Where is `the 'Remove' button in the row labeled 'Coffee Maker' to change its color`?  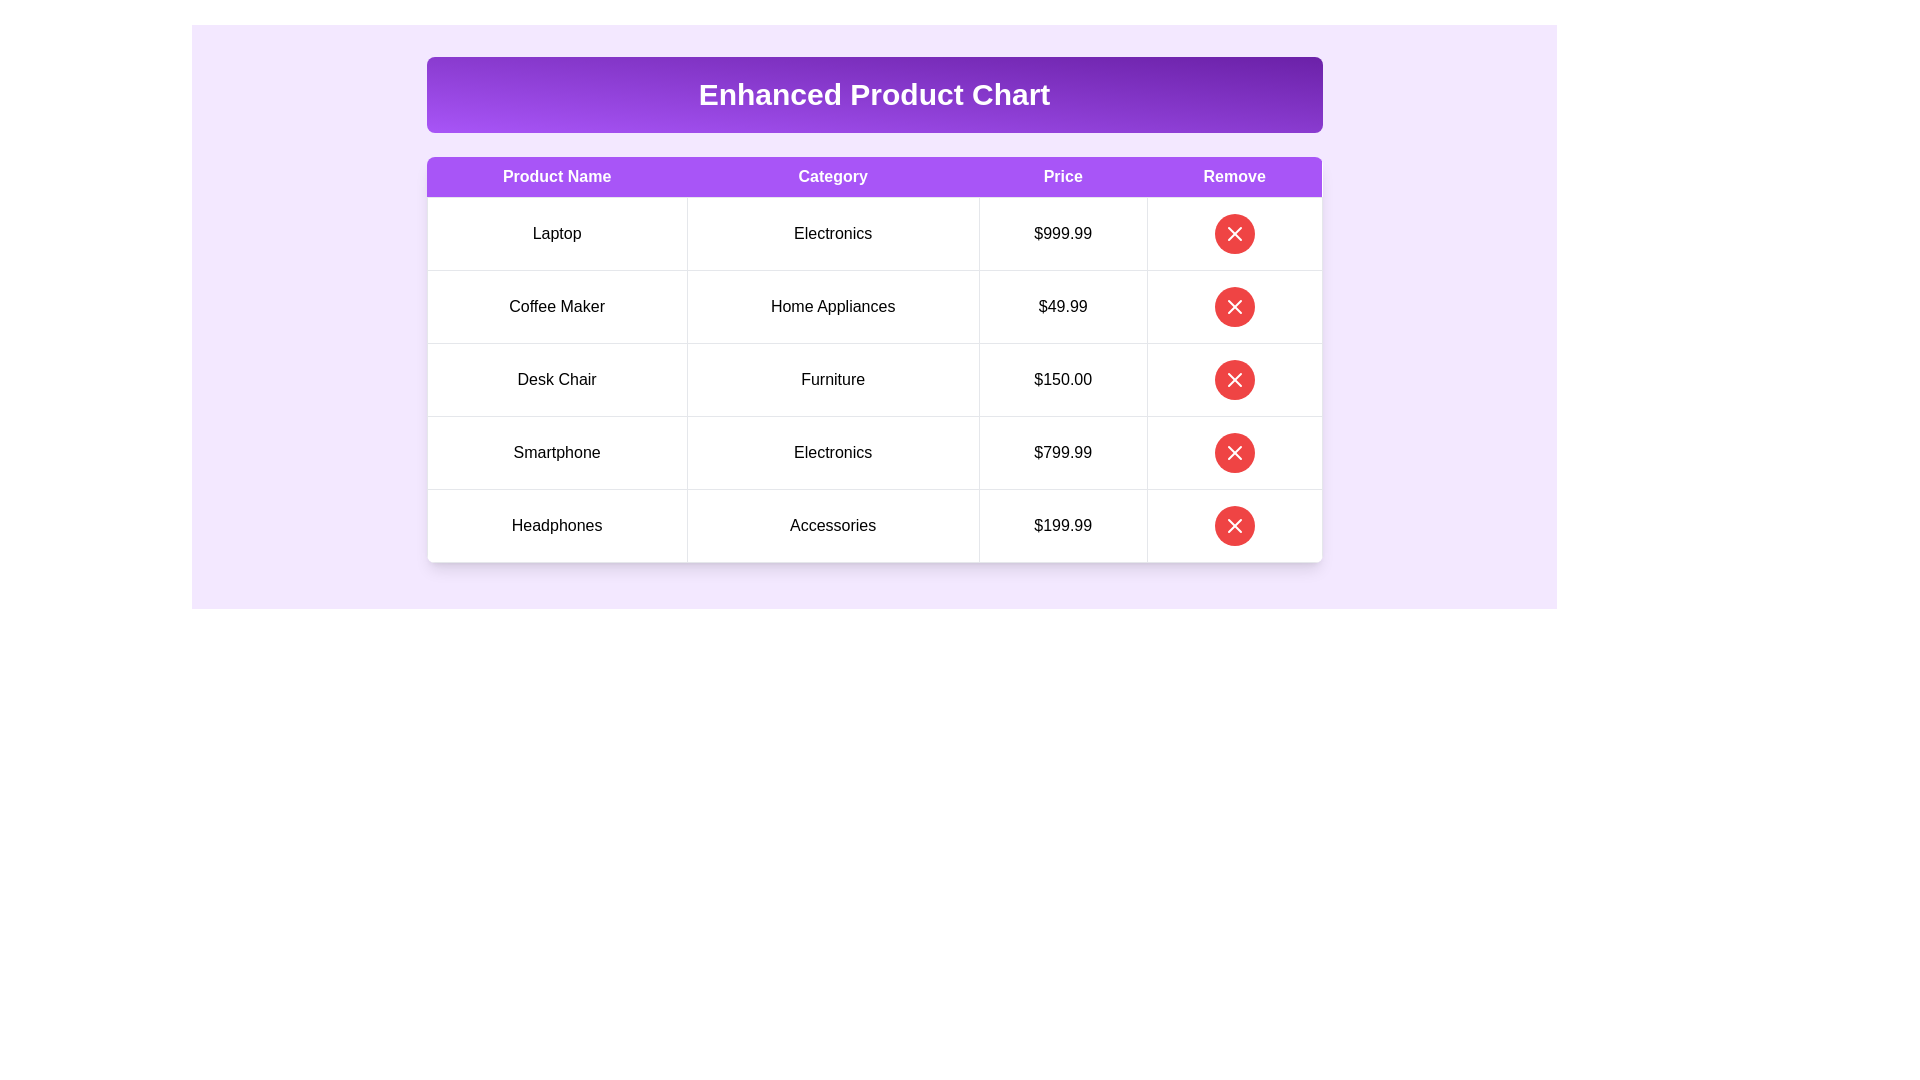 the 'Remove' button in the row labeled 'Coffee Maker' to change its color is located at coordinates (1233, 307).